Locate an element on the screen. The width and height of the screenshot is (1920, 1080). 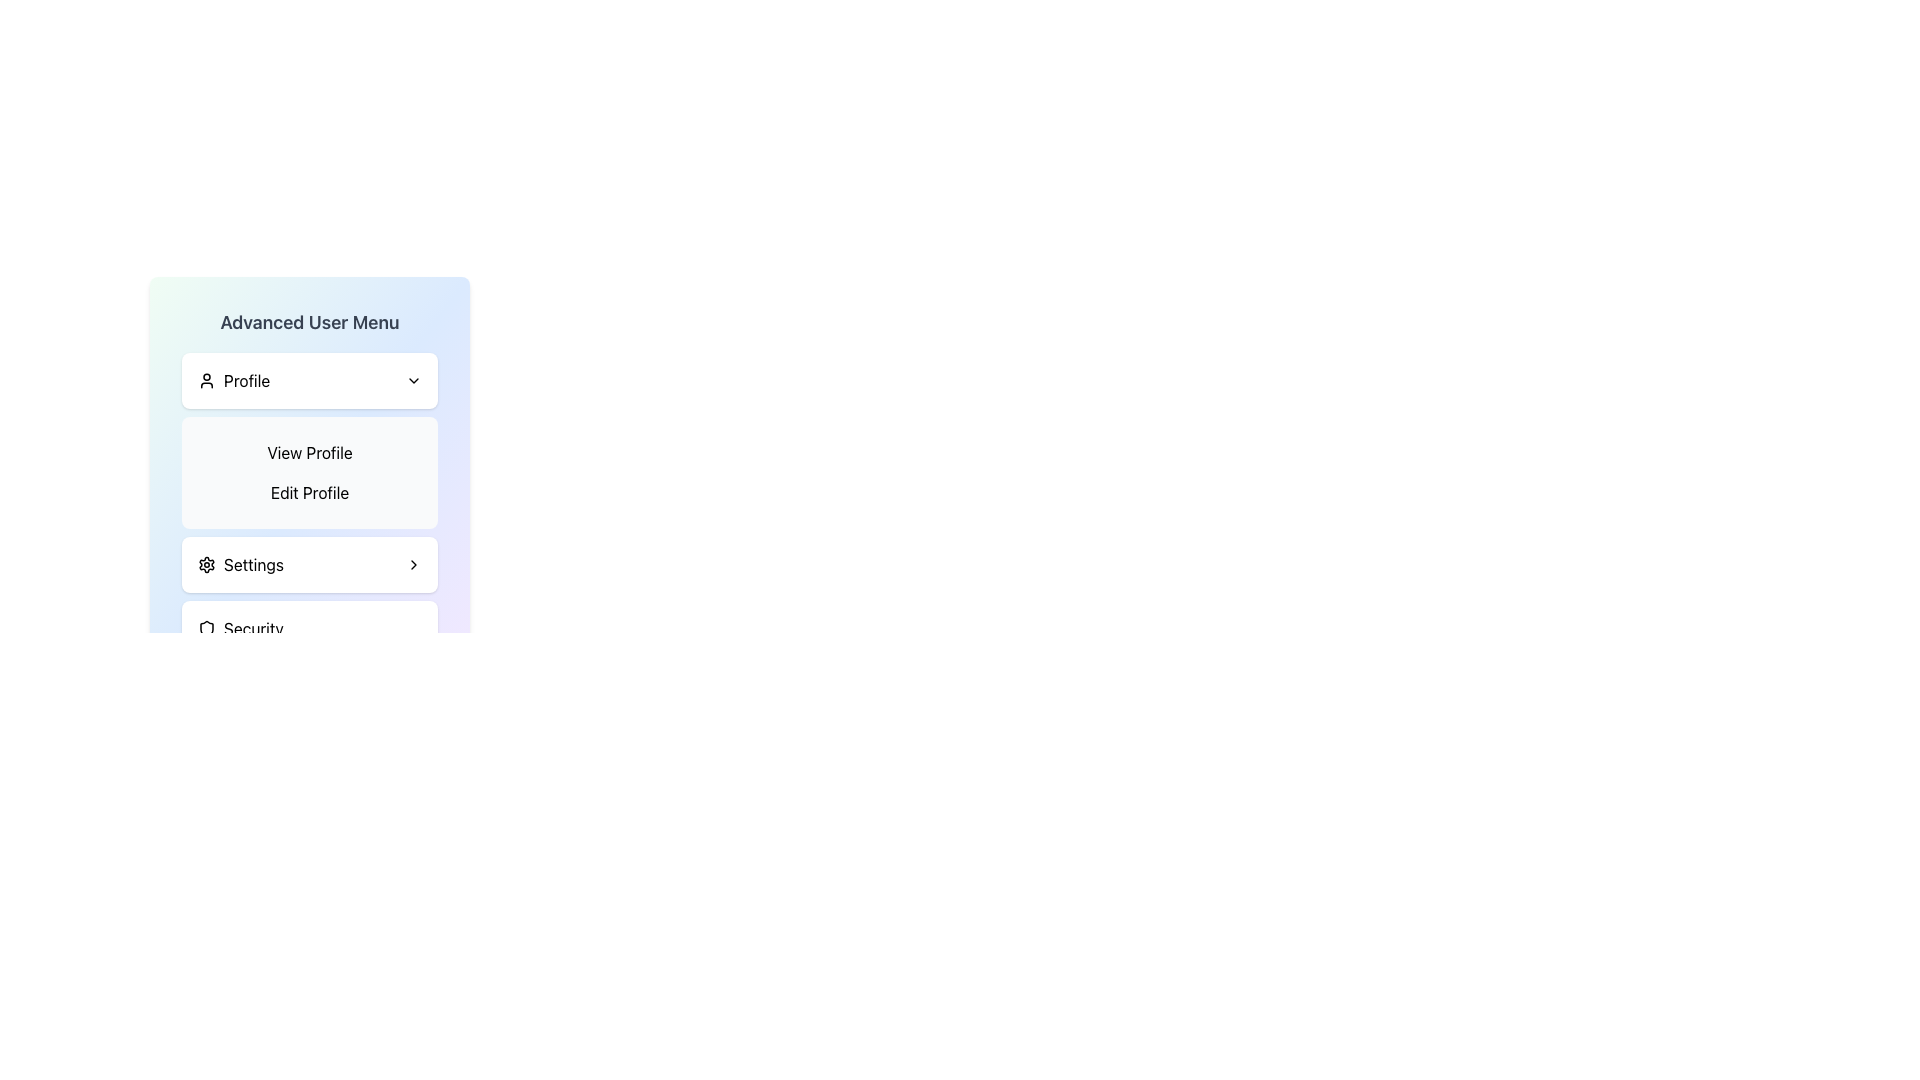
the text label for the settings menu option located in the third menu item of the 'Advanced User Menu', positioned next to a gear icon is located at coordinates (253, 564).